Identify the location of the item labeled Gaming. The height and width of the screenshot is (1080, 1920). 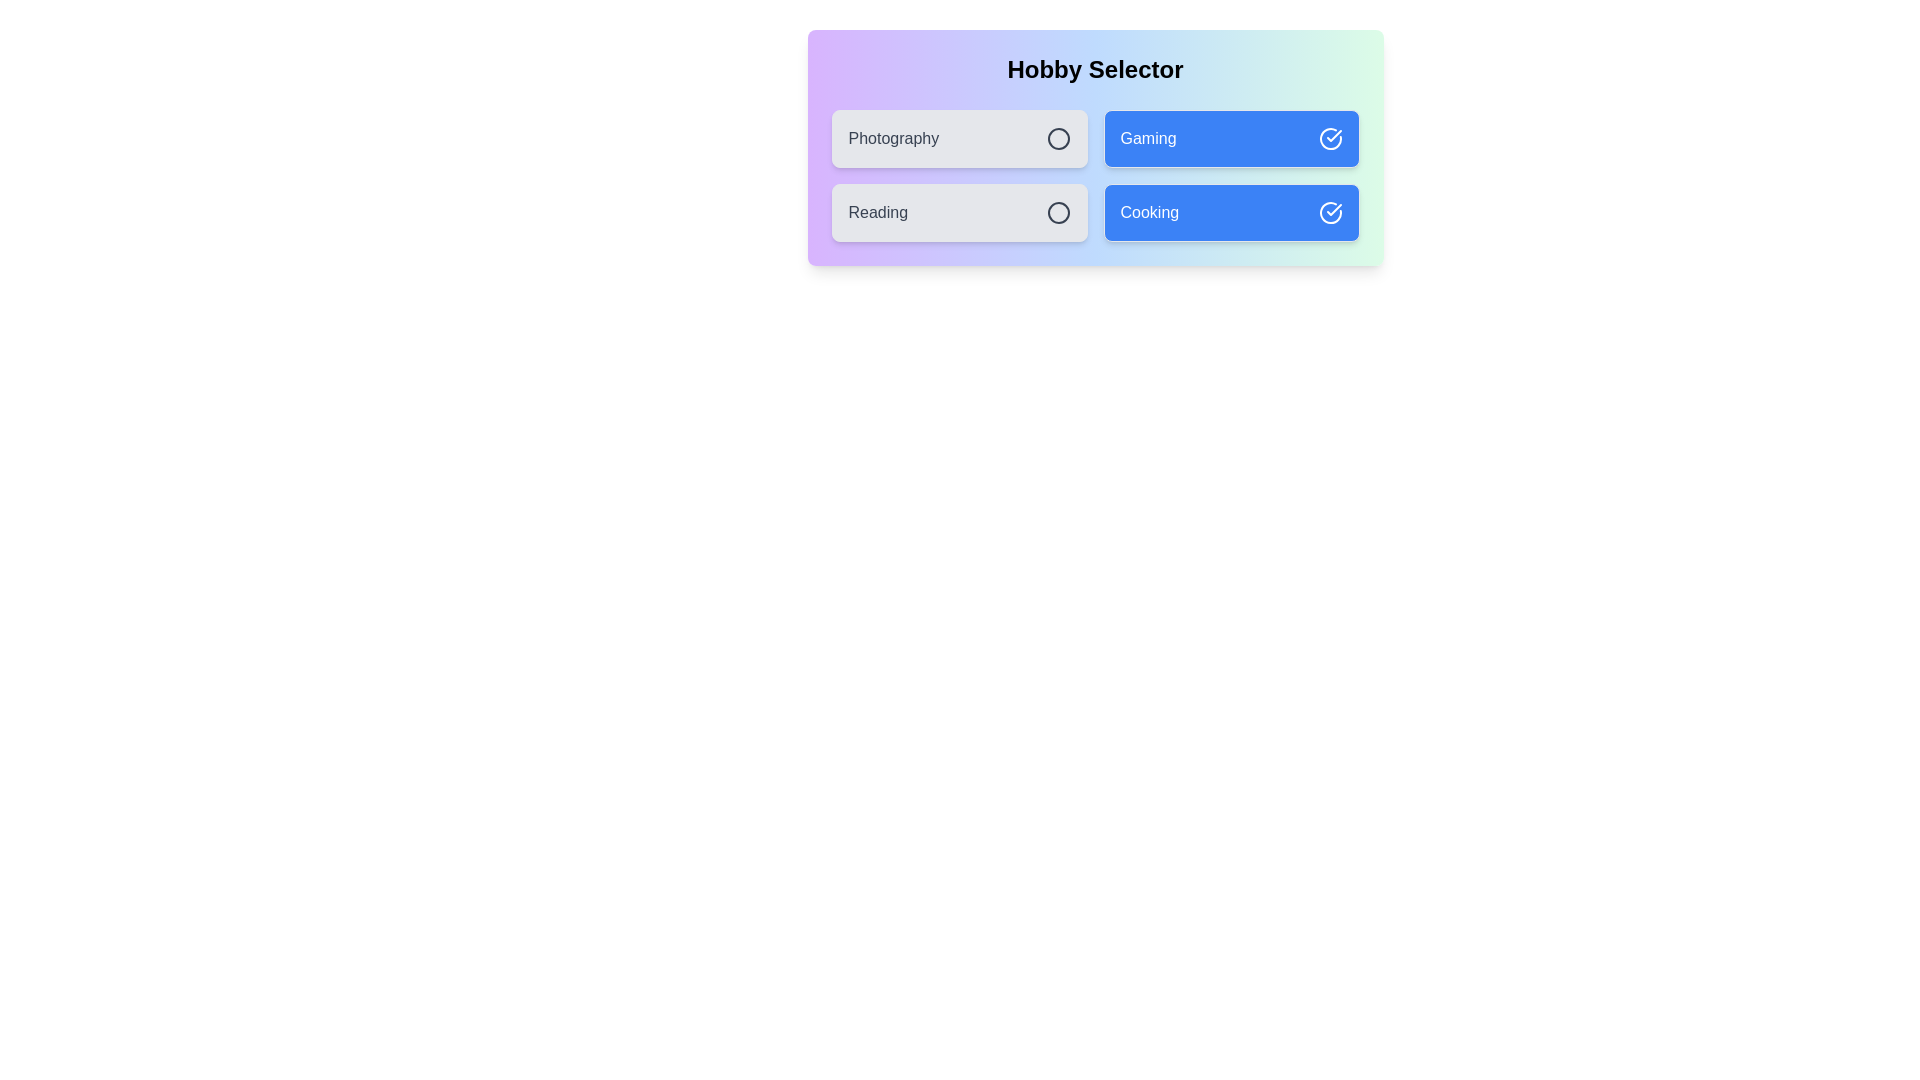
(1230, 137).